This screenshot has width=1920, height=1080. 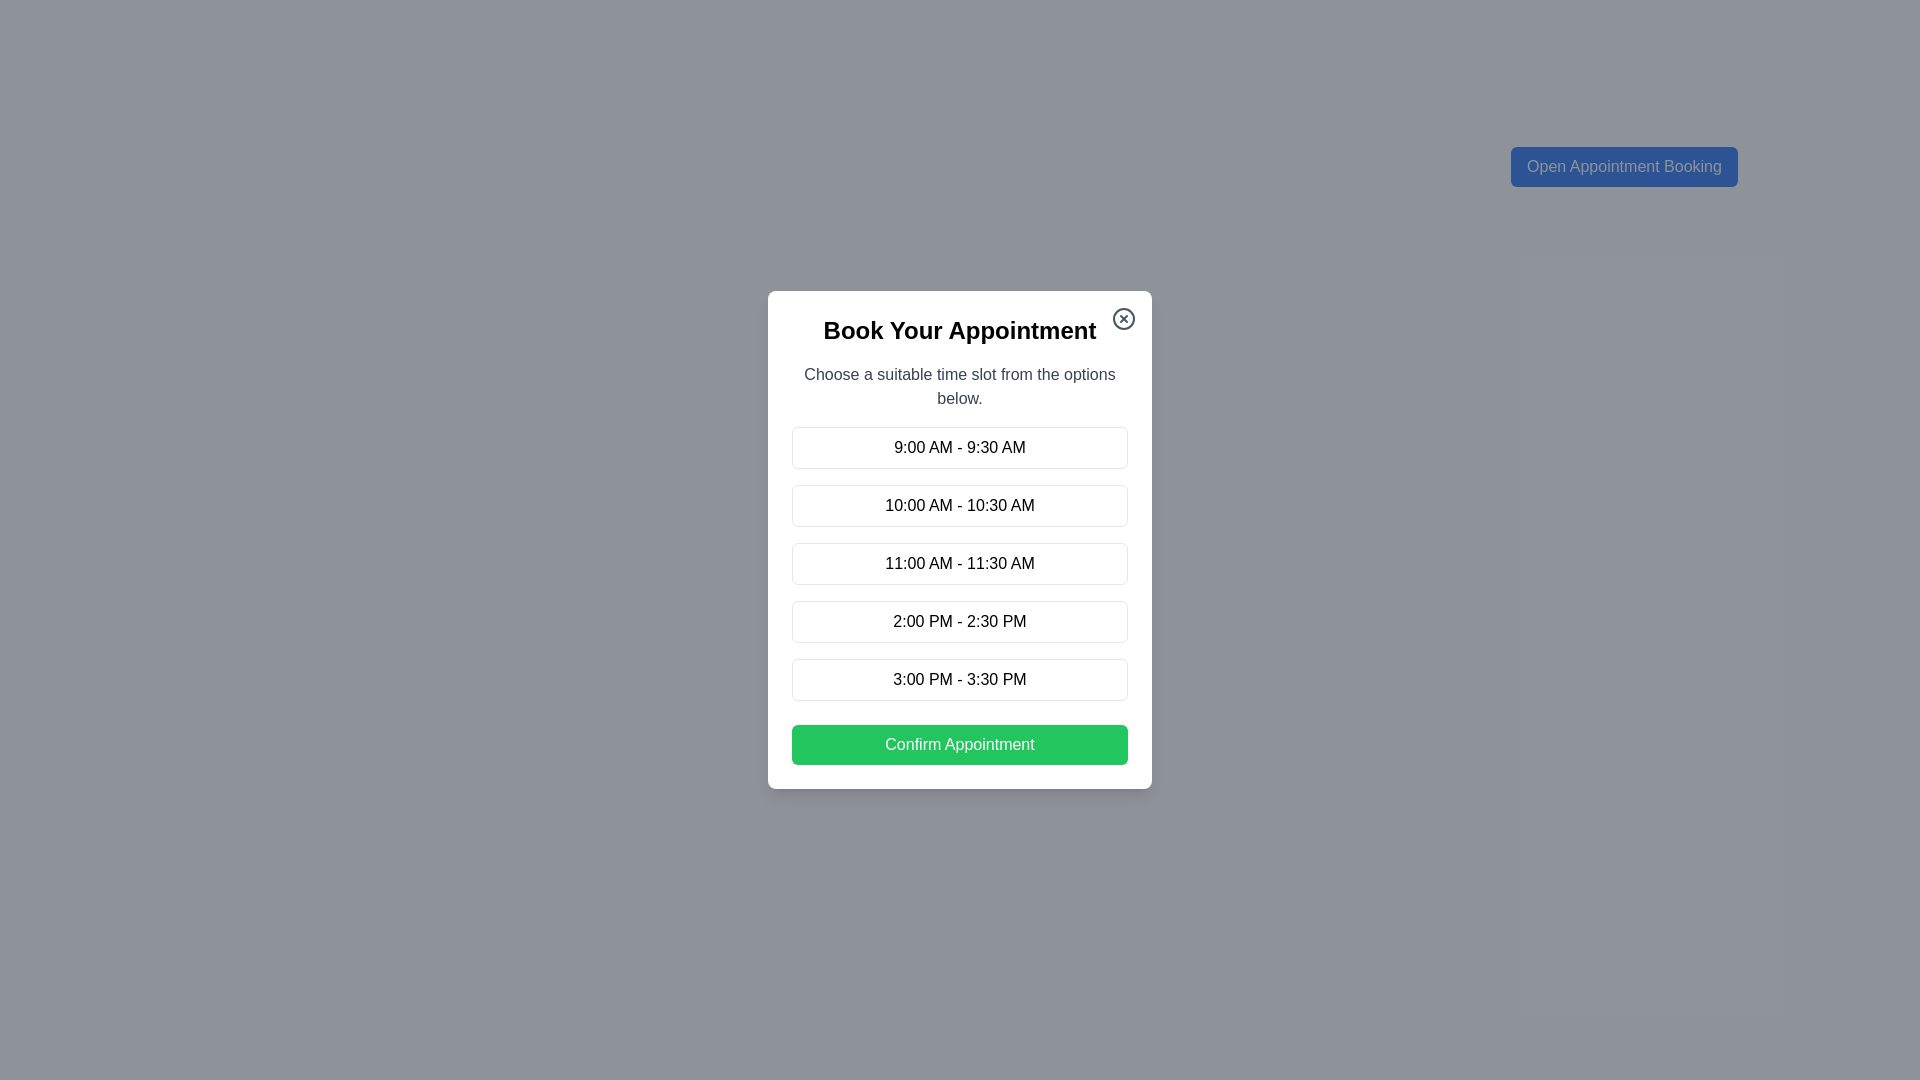 What do you see at coordinates (960, 504) in the screenshot?
I see `the second time slot option for scheduling an appointment` at bounding box center [960, 504].